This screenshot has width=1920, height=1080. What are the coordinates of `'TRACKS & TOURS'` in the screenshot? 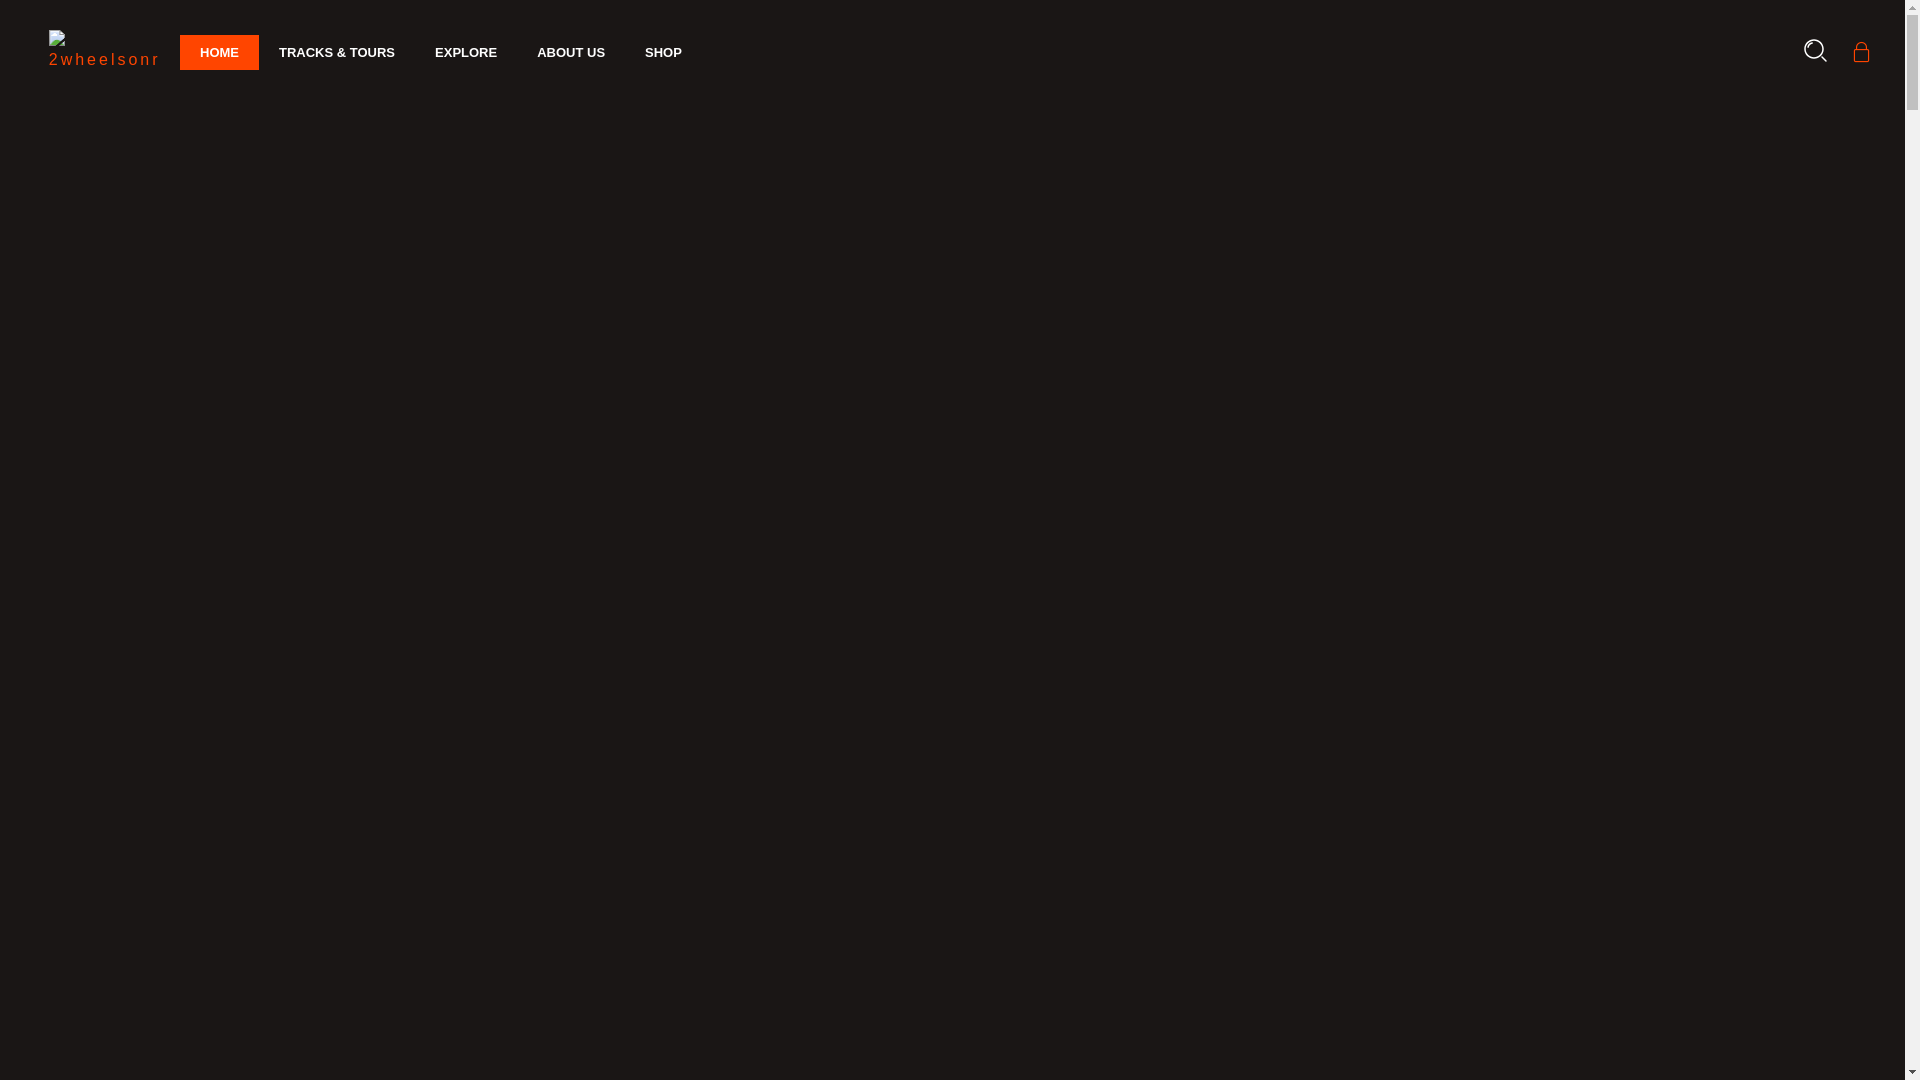 It's located at (336, 52).